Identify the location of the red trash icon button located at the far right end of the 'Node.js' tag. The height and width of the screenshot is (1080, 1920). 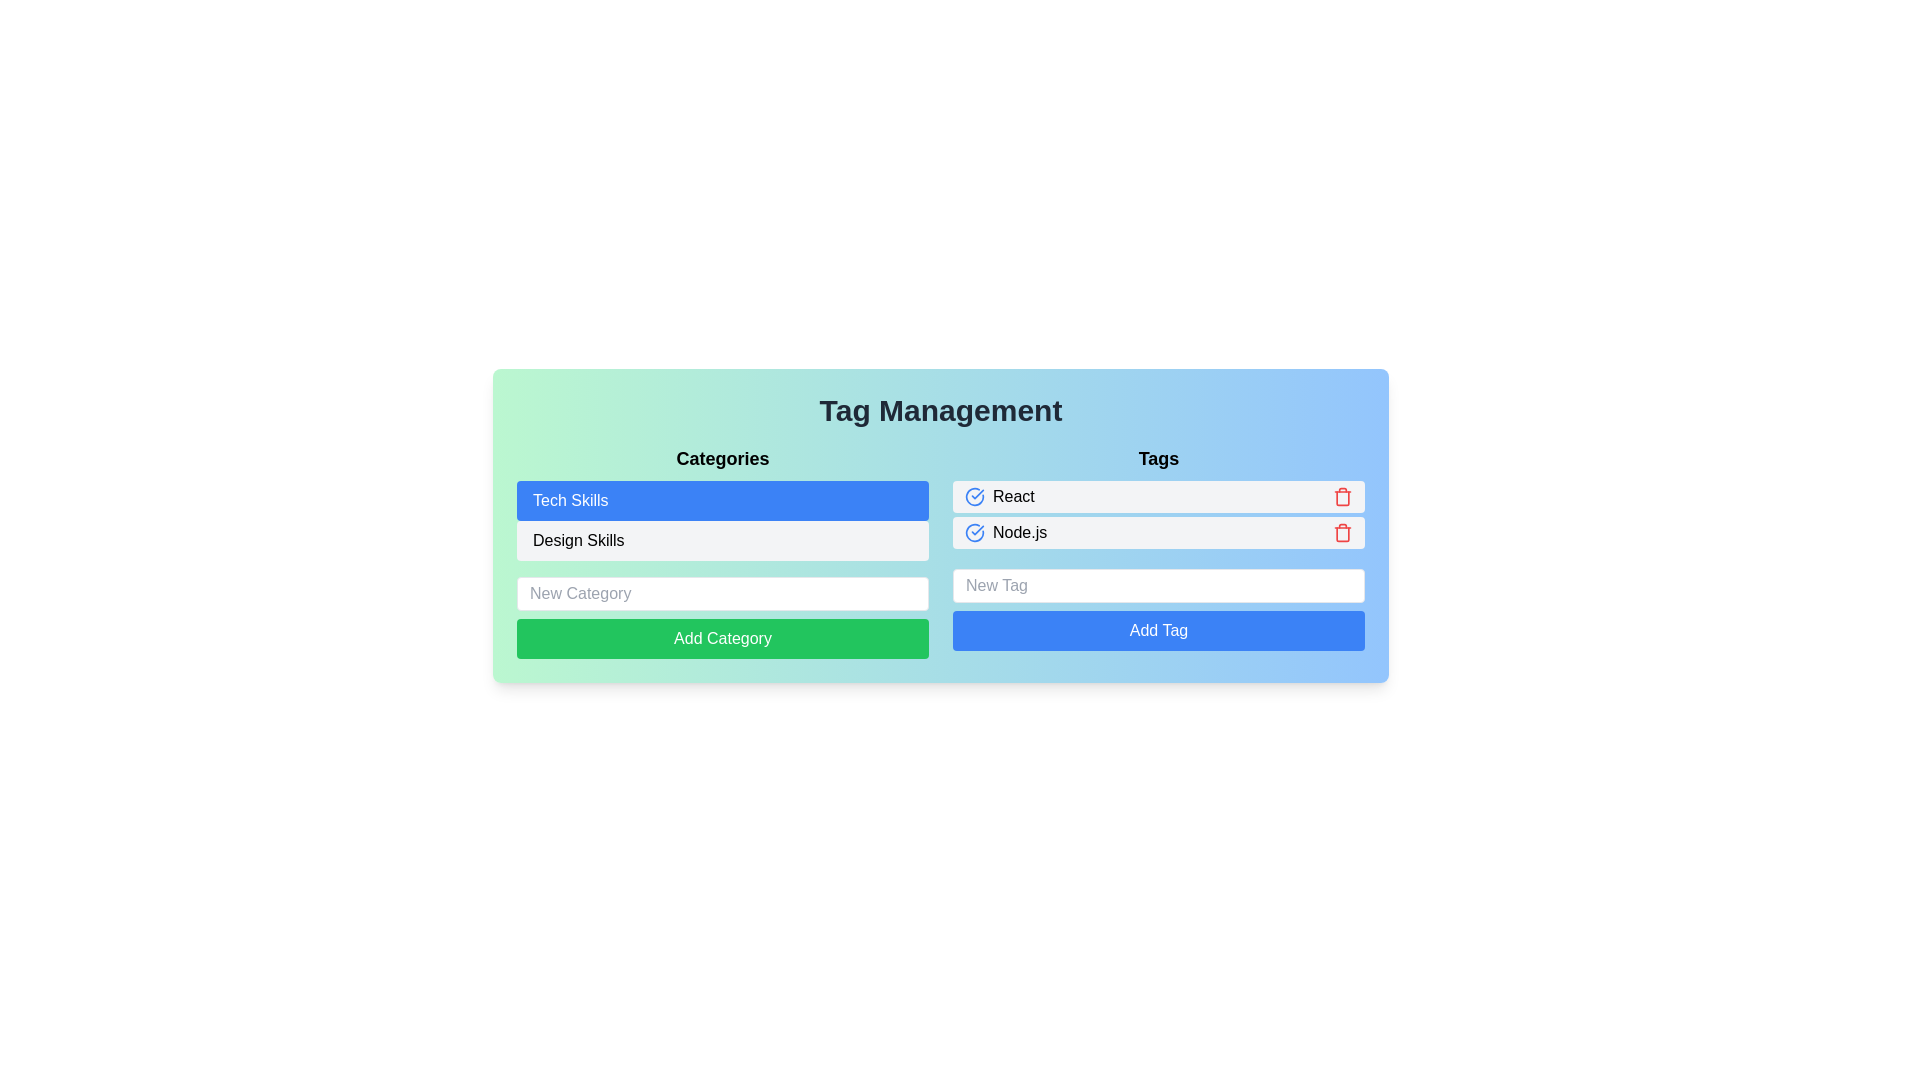
(1343, 531).